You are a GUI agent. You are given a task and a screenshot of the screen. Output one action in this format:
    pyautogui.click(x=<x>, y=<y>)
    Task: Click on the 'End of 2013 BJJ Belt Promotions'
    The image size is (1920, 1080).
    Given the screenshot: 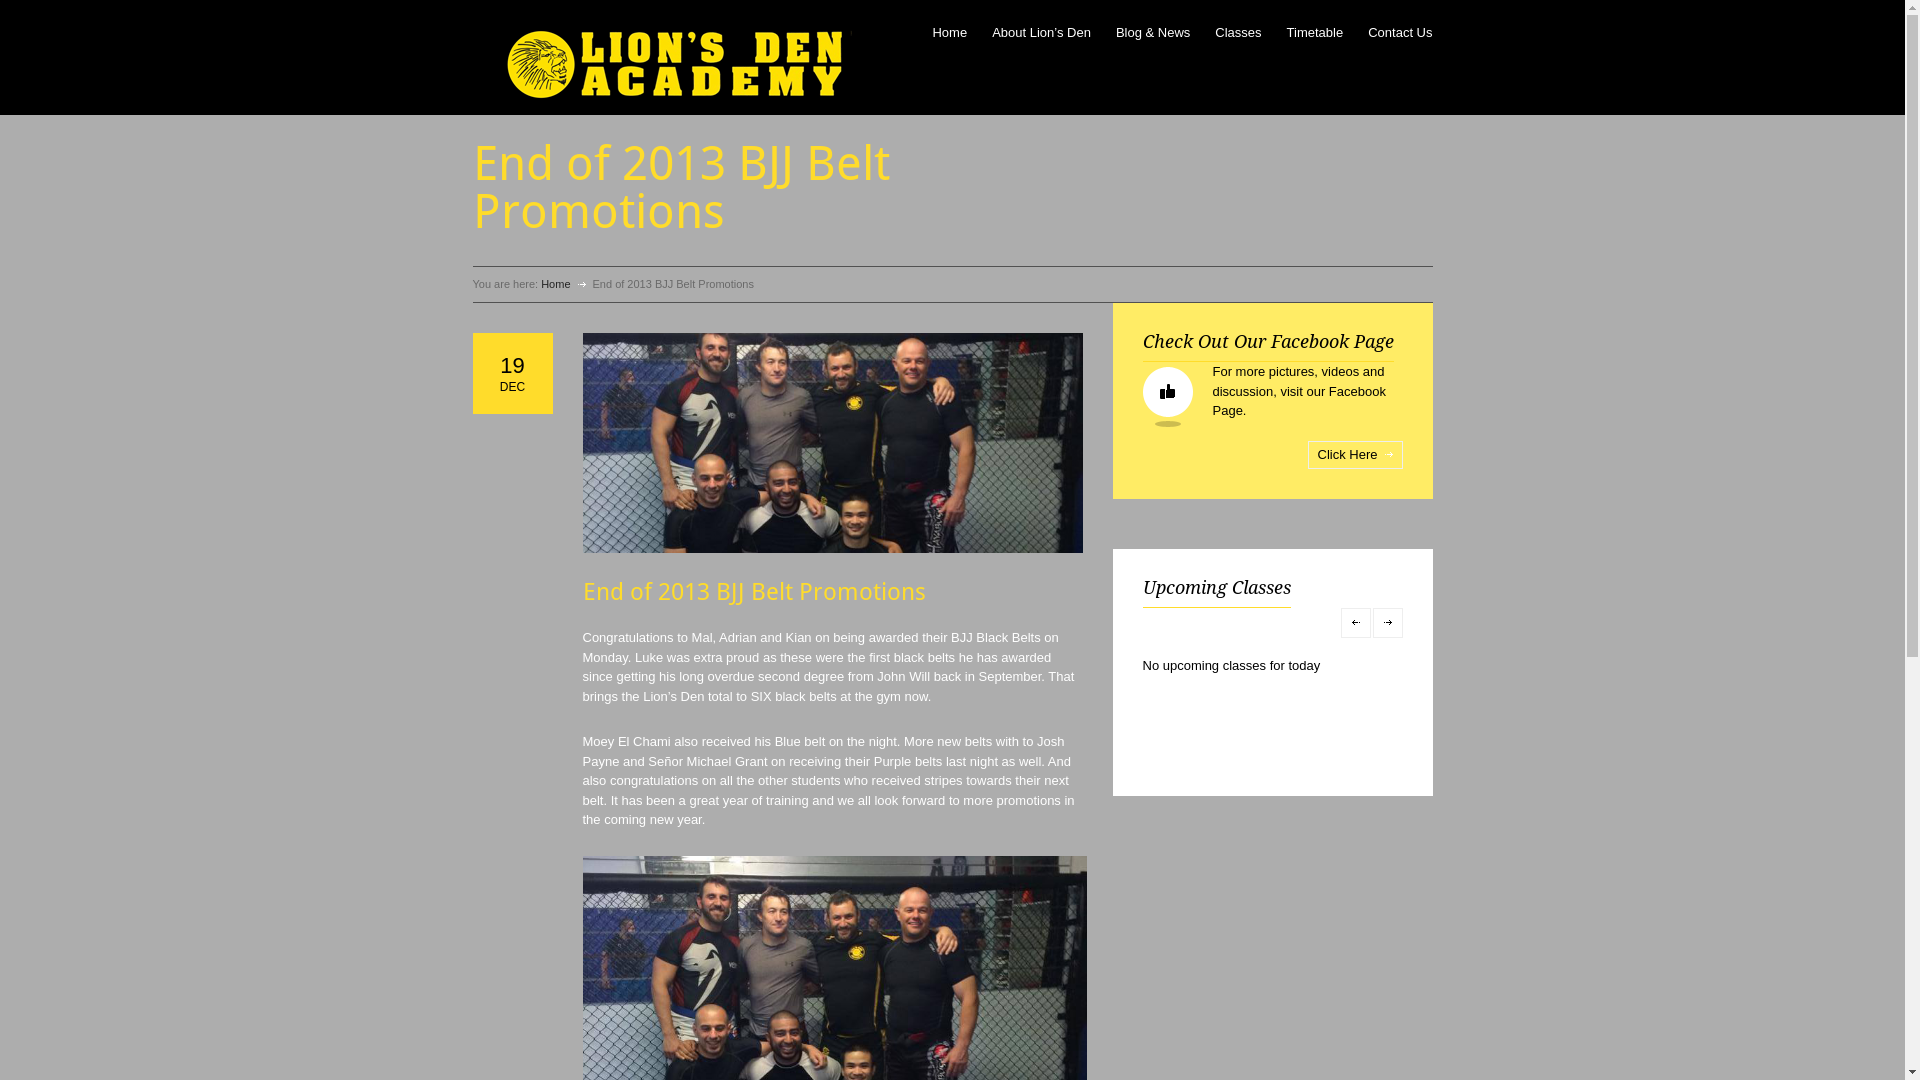 What is the action you would take?
    pyautogui.click(x=831, y=442)
    